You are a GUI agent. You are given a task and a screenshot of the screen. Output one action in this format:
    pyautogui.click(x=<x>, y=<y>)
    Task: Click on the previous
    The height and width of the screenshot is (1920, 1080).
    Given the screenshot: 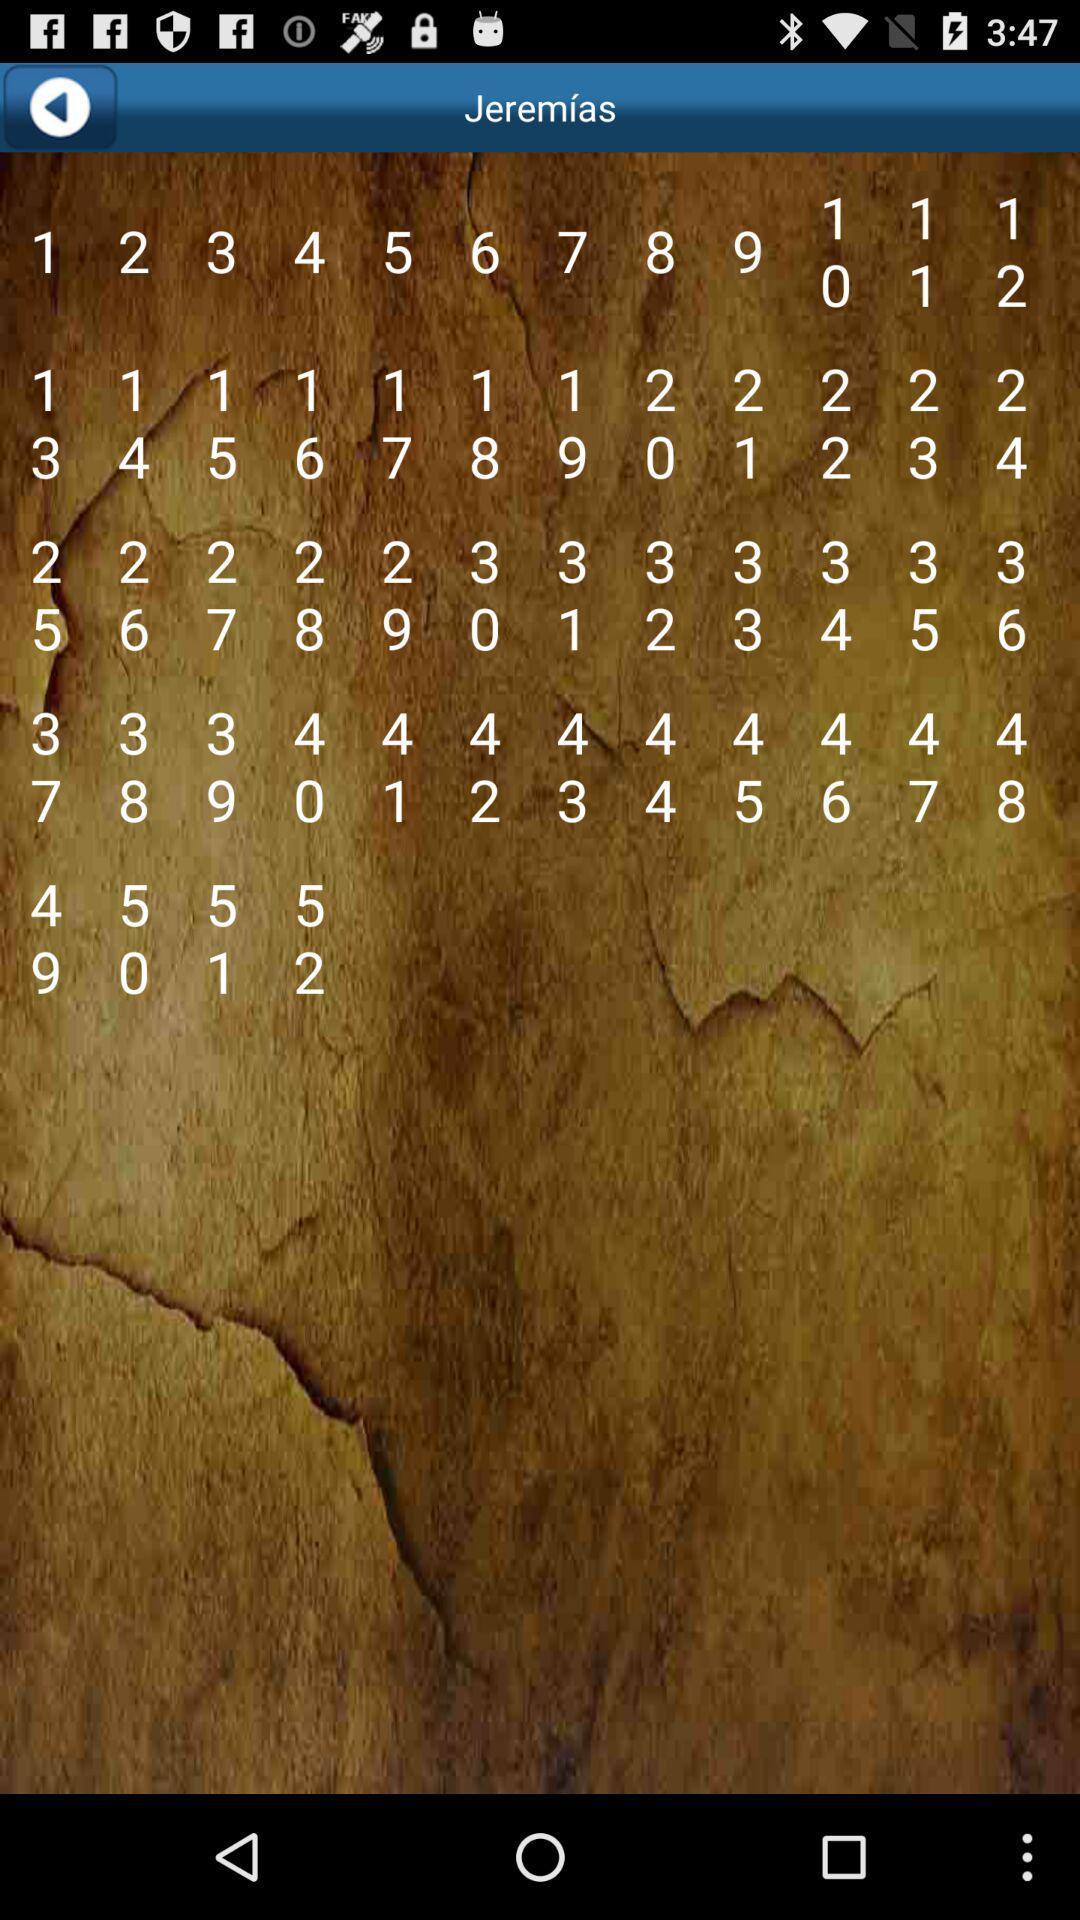 What is the action you would take?
    pyautogui.click(x=58, y=106)
    